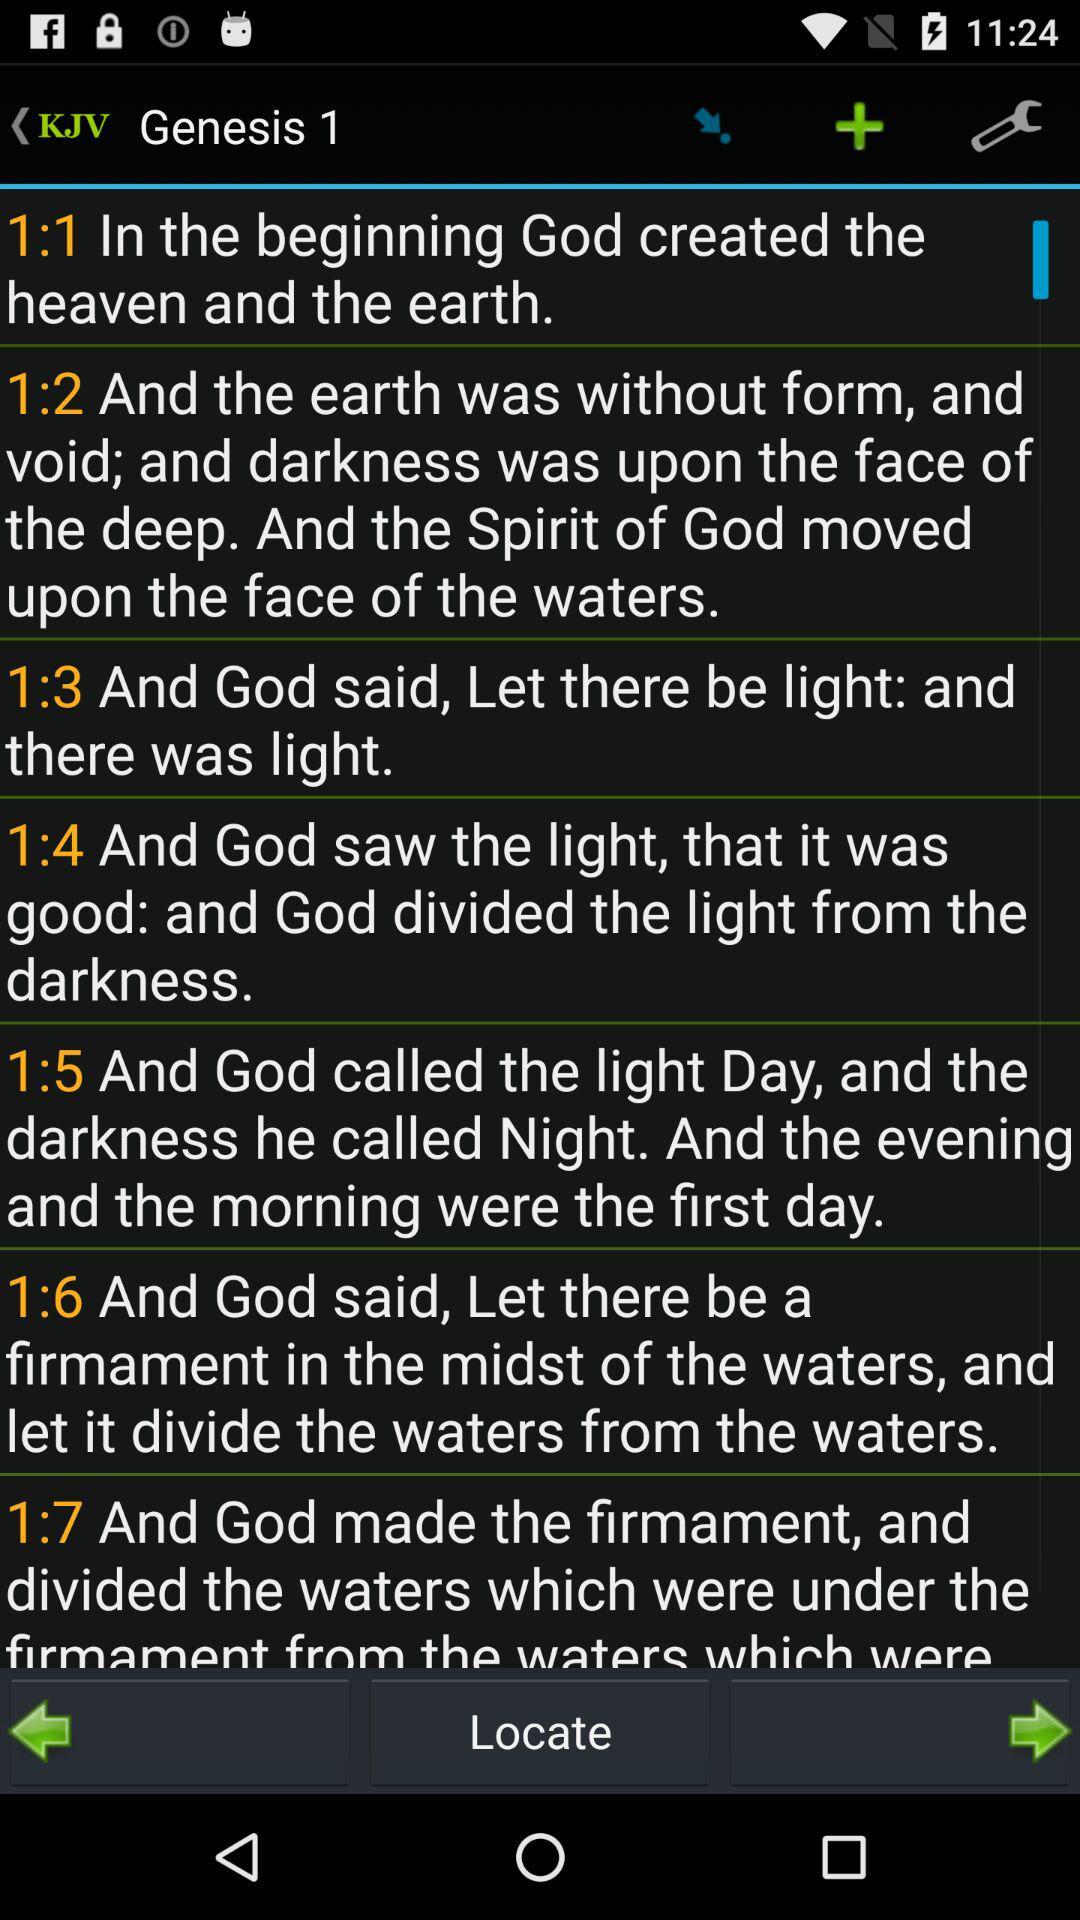 This screenshot has width=1080, height=1920. What do you see at coordinates (180, 1730) in the screenshot?
I see `button at the bottom left corner` at bounding box center [180, 1730].